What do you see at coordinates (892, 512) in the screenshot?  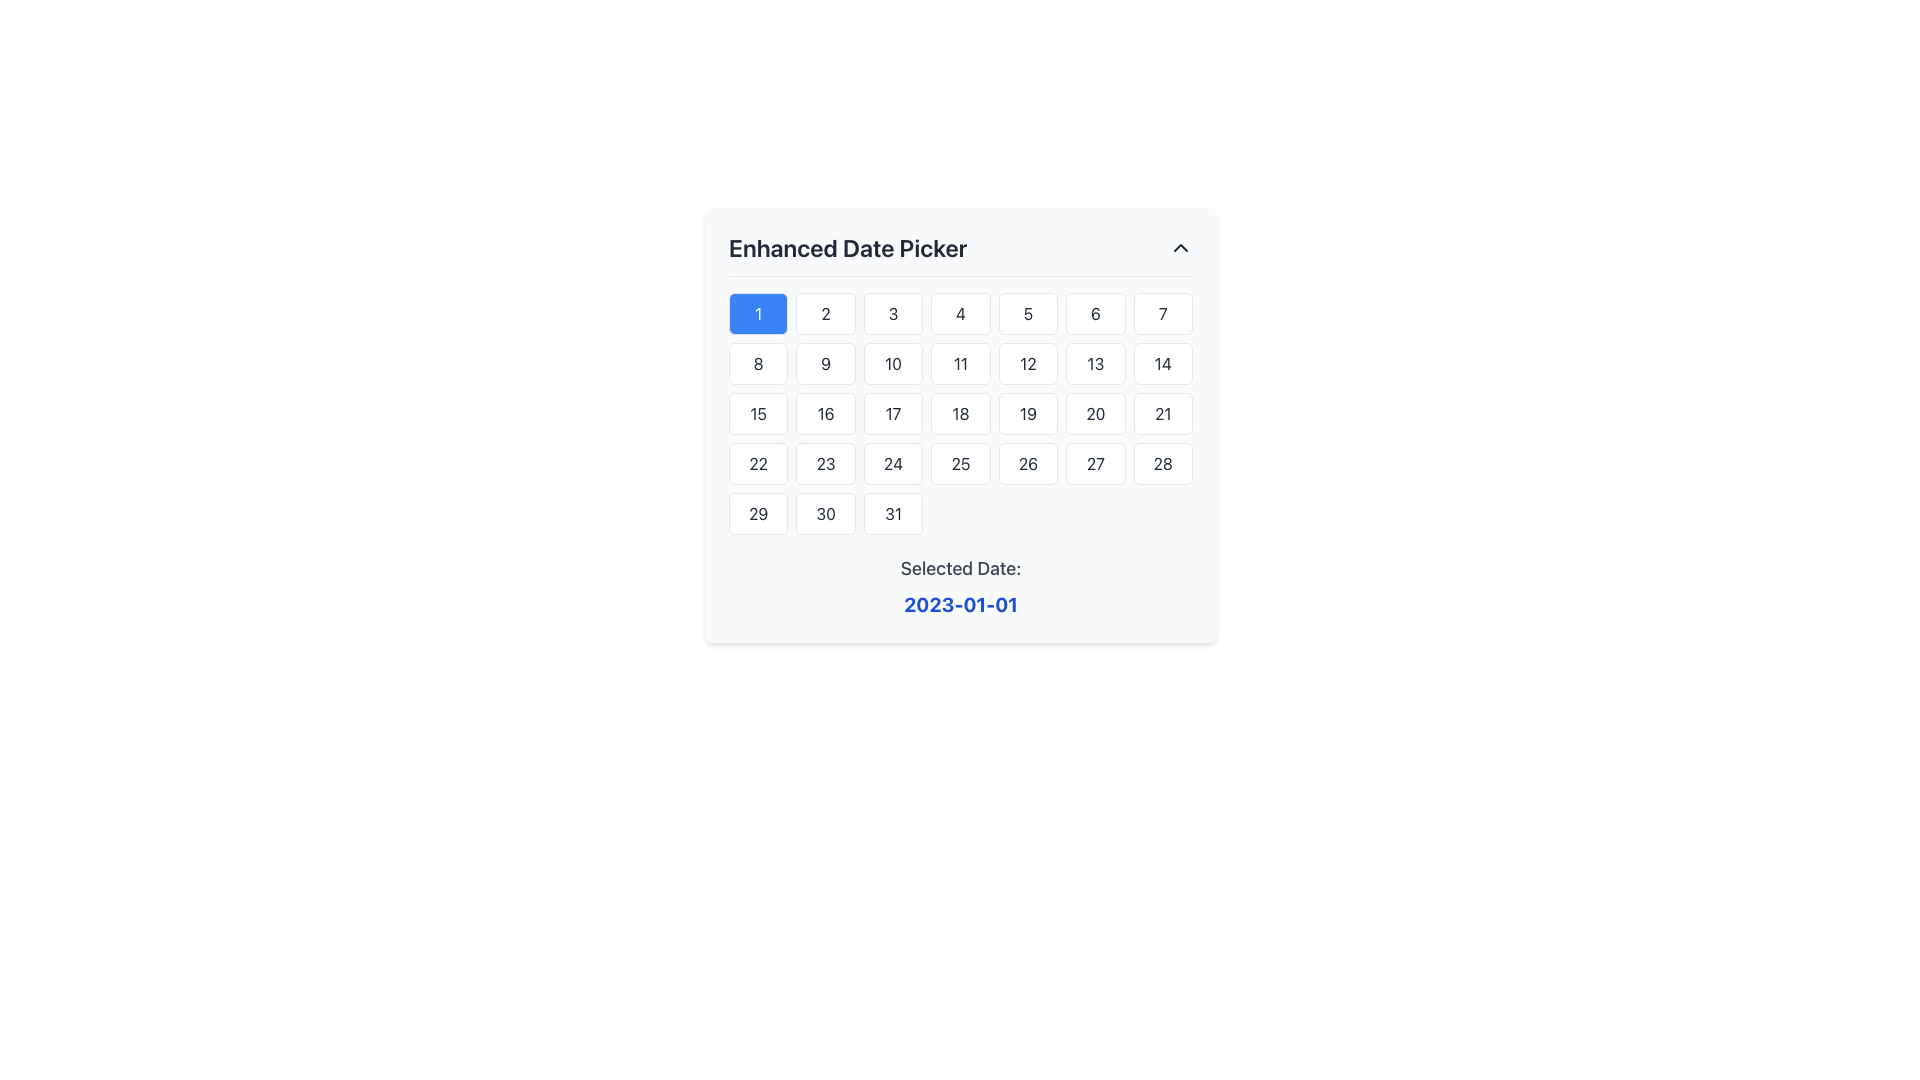 I see `the square-shaped button labeled '31' with a rounded border` at bounding box center [892, 512].